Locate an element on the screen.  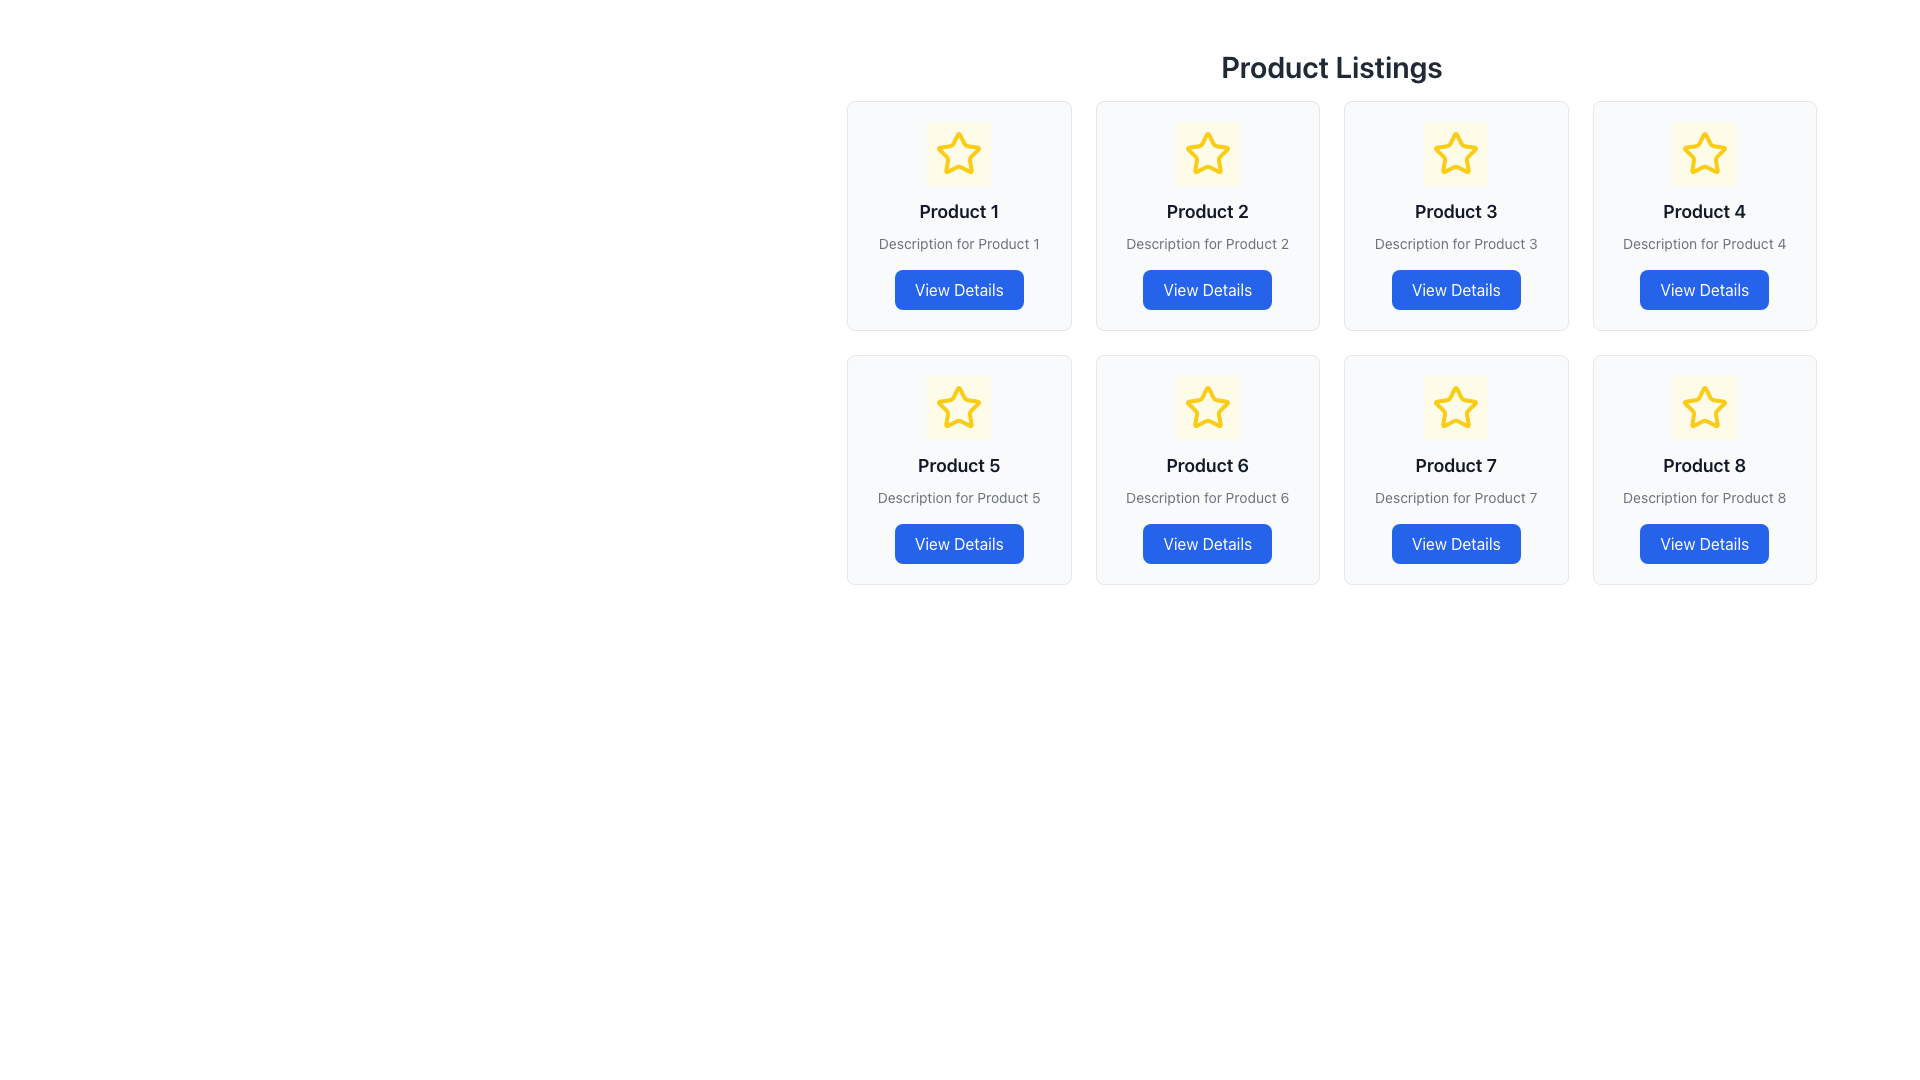
the text label displaying 'Product 4', which is located in the fourth card of the product grid, positioned between a star icon above and the description below is located at coordinates (1703, 212).